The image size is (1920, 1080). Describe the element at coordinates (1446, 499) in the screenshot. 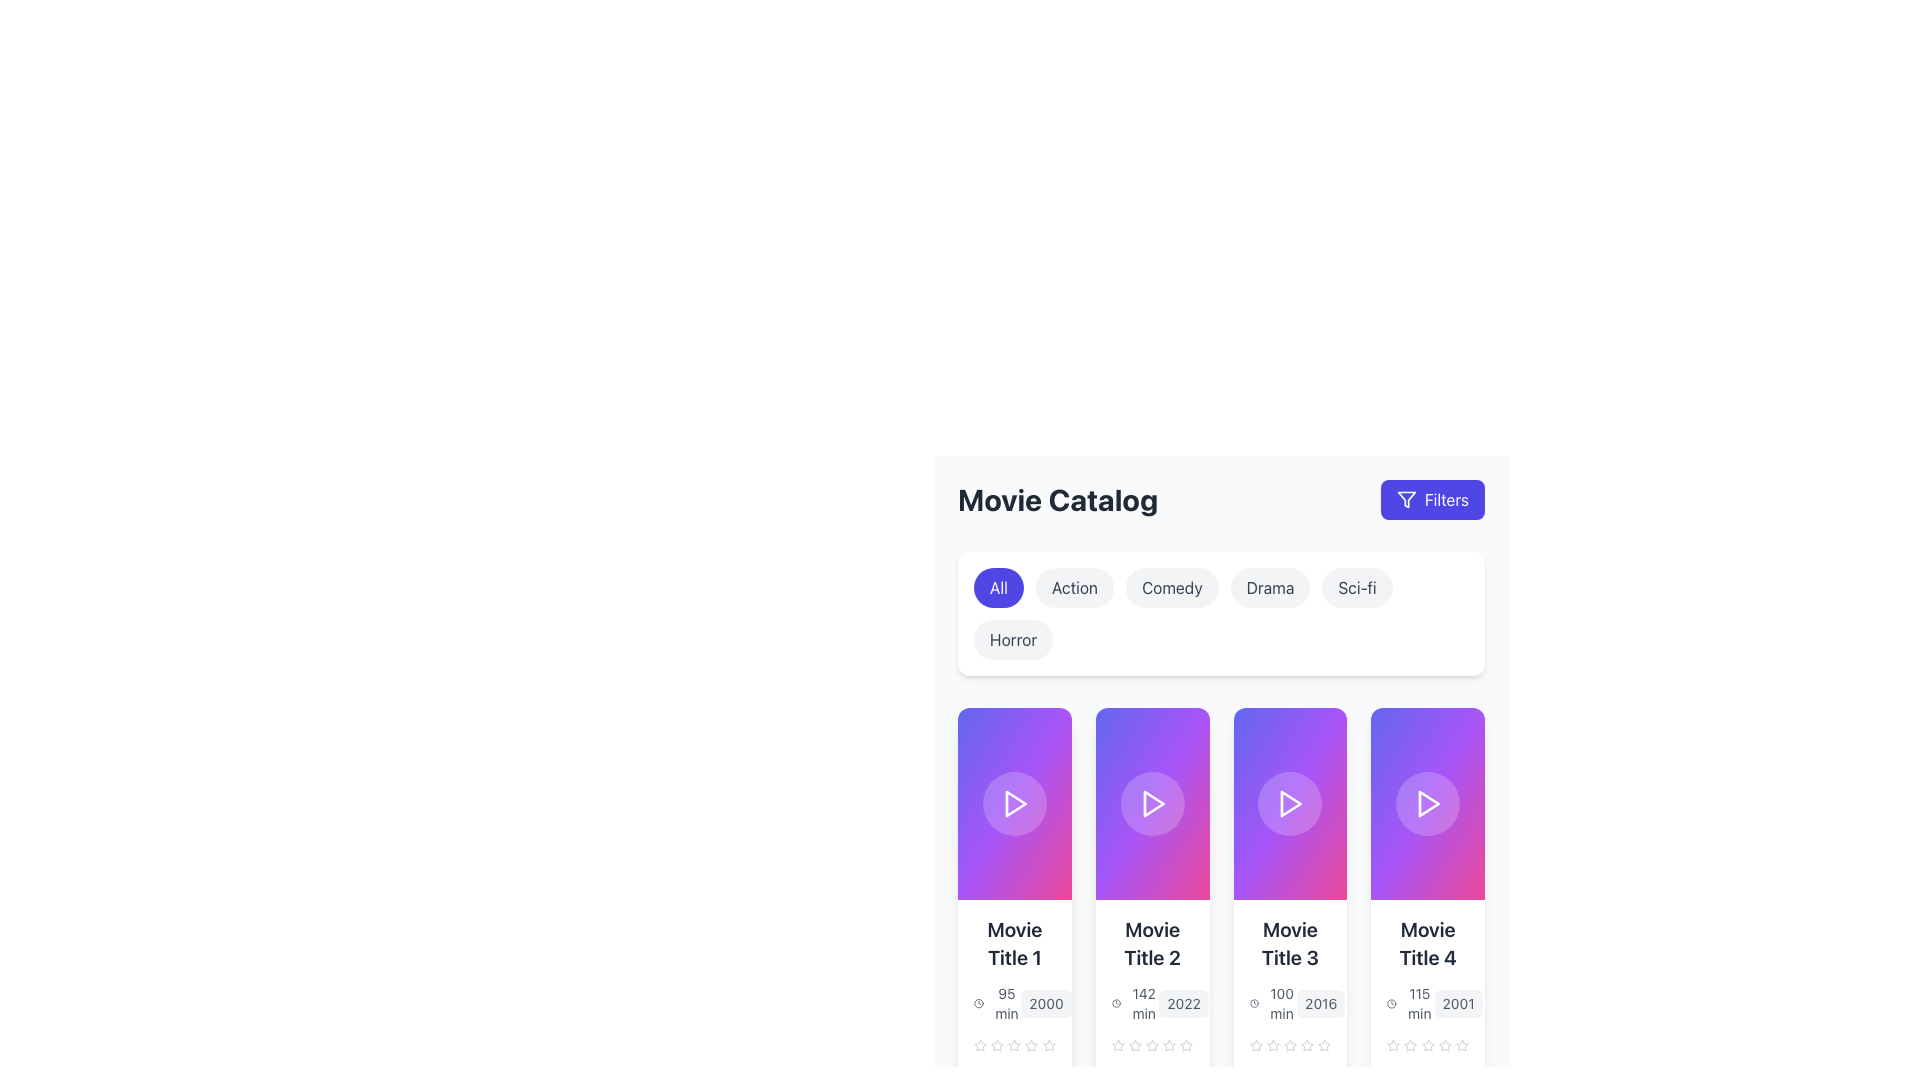

I see `the 'Filters' button, which is a white text on a purple button with rounded corners, located in the top-right corner of the visible content body` at that location.